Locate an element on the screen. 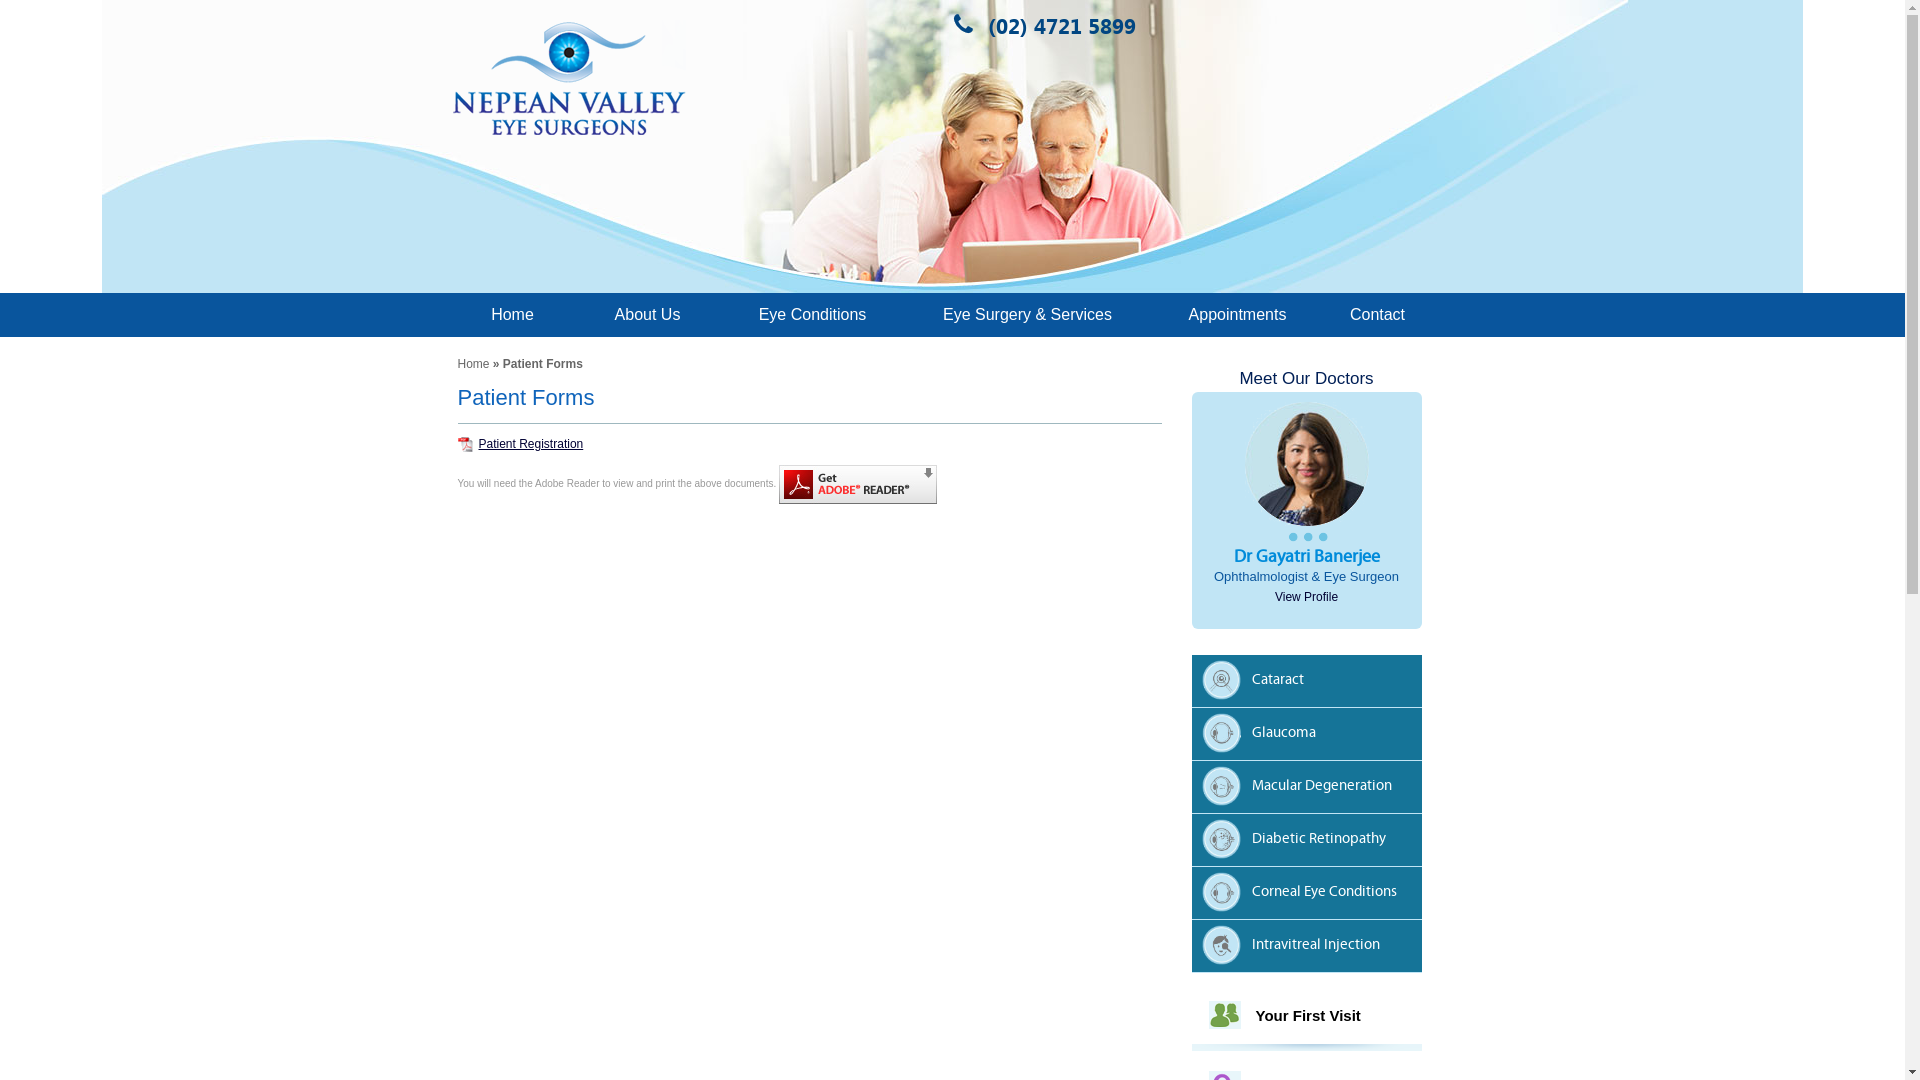 The width and height of the screenshot is (1920, 1080). 'Contact' is located at coordinates (1376, 314).